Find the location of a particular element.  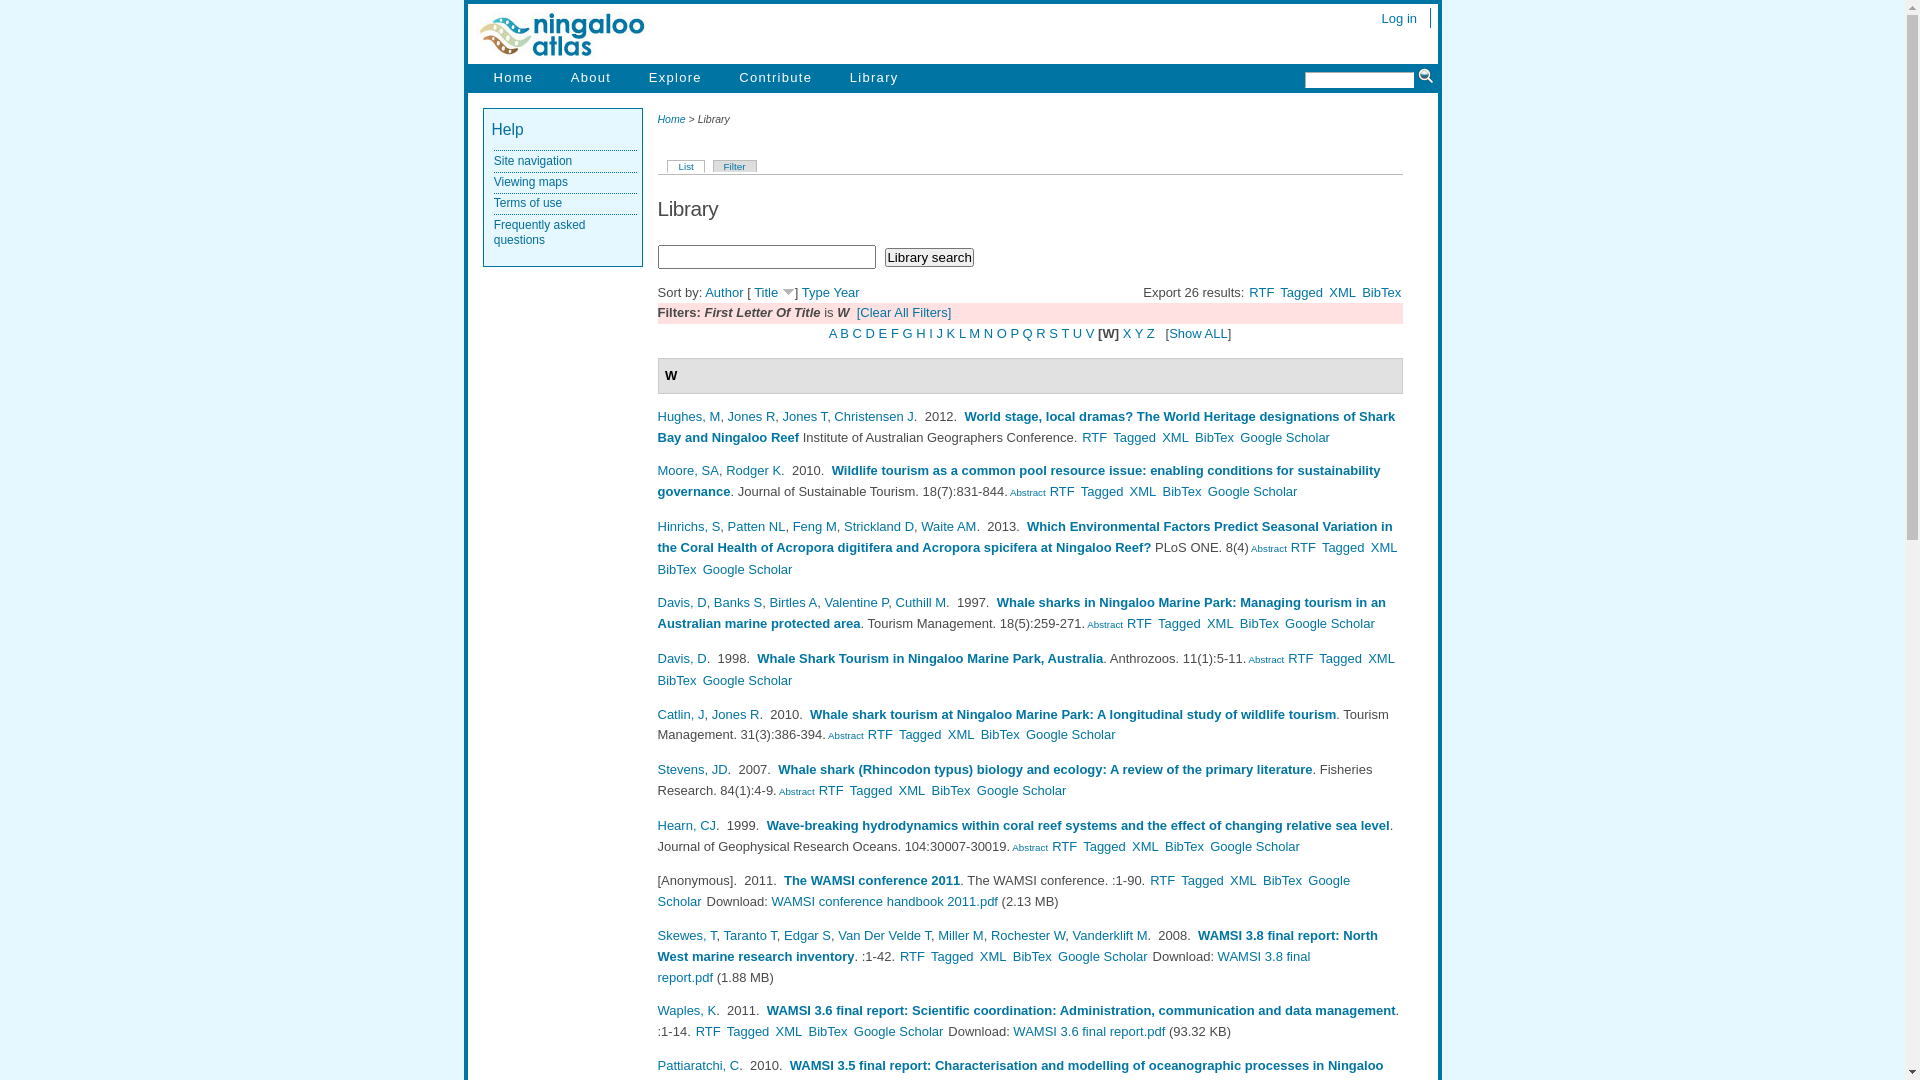

'D' is located at coordinates (865, 332).